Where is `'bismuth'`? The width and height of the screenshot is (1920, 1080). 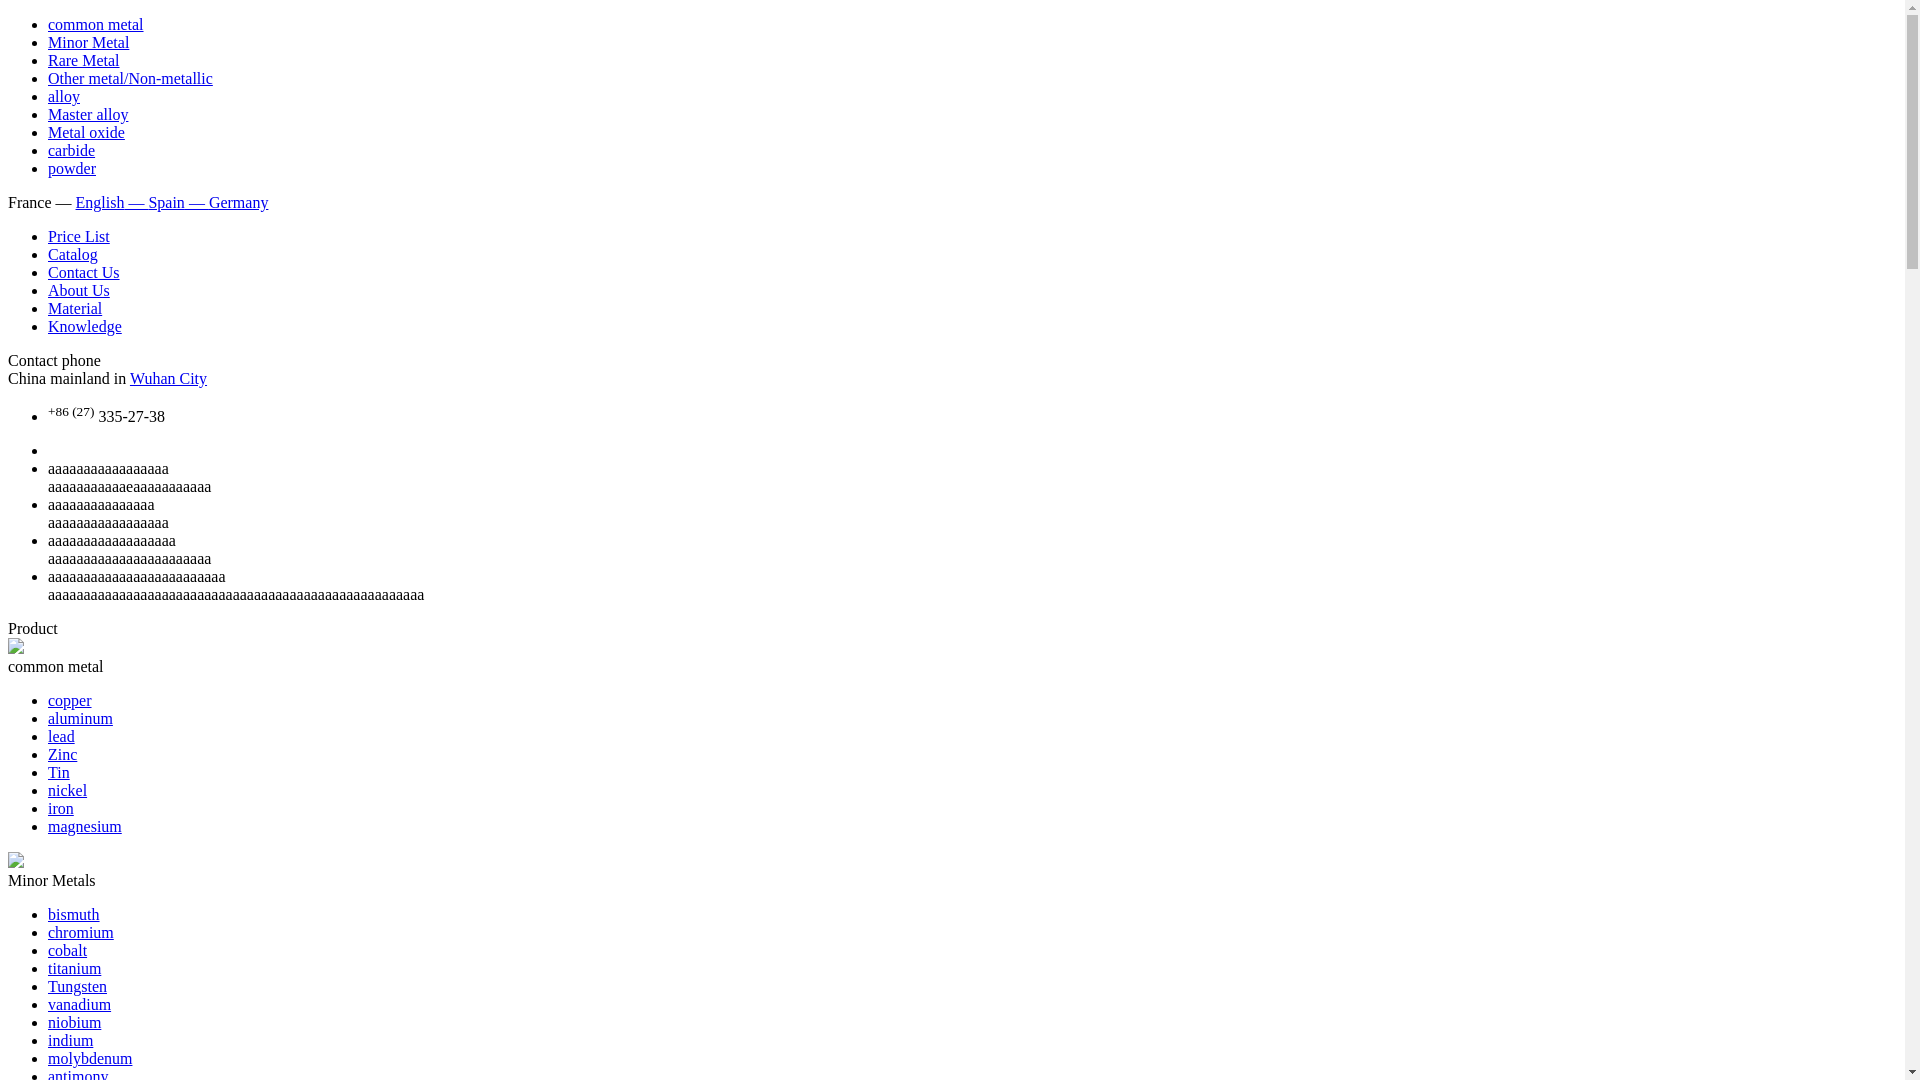 'bismuth' is located at coordinates (73, 914).